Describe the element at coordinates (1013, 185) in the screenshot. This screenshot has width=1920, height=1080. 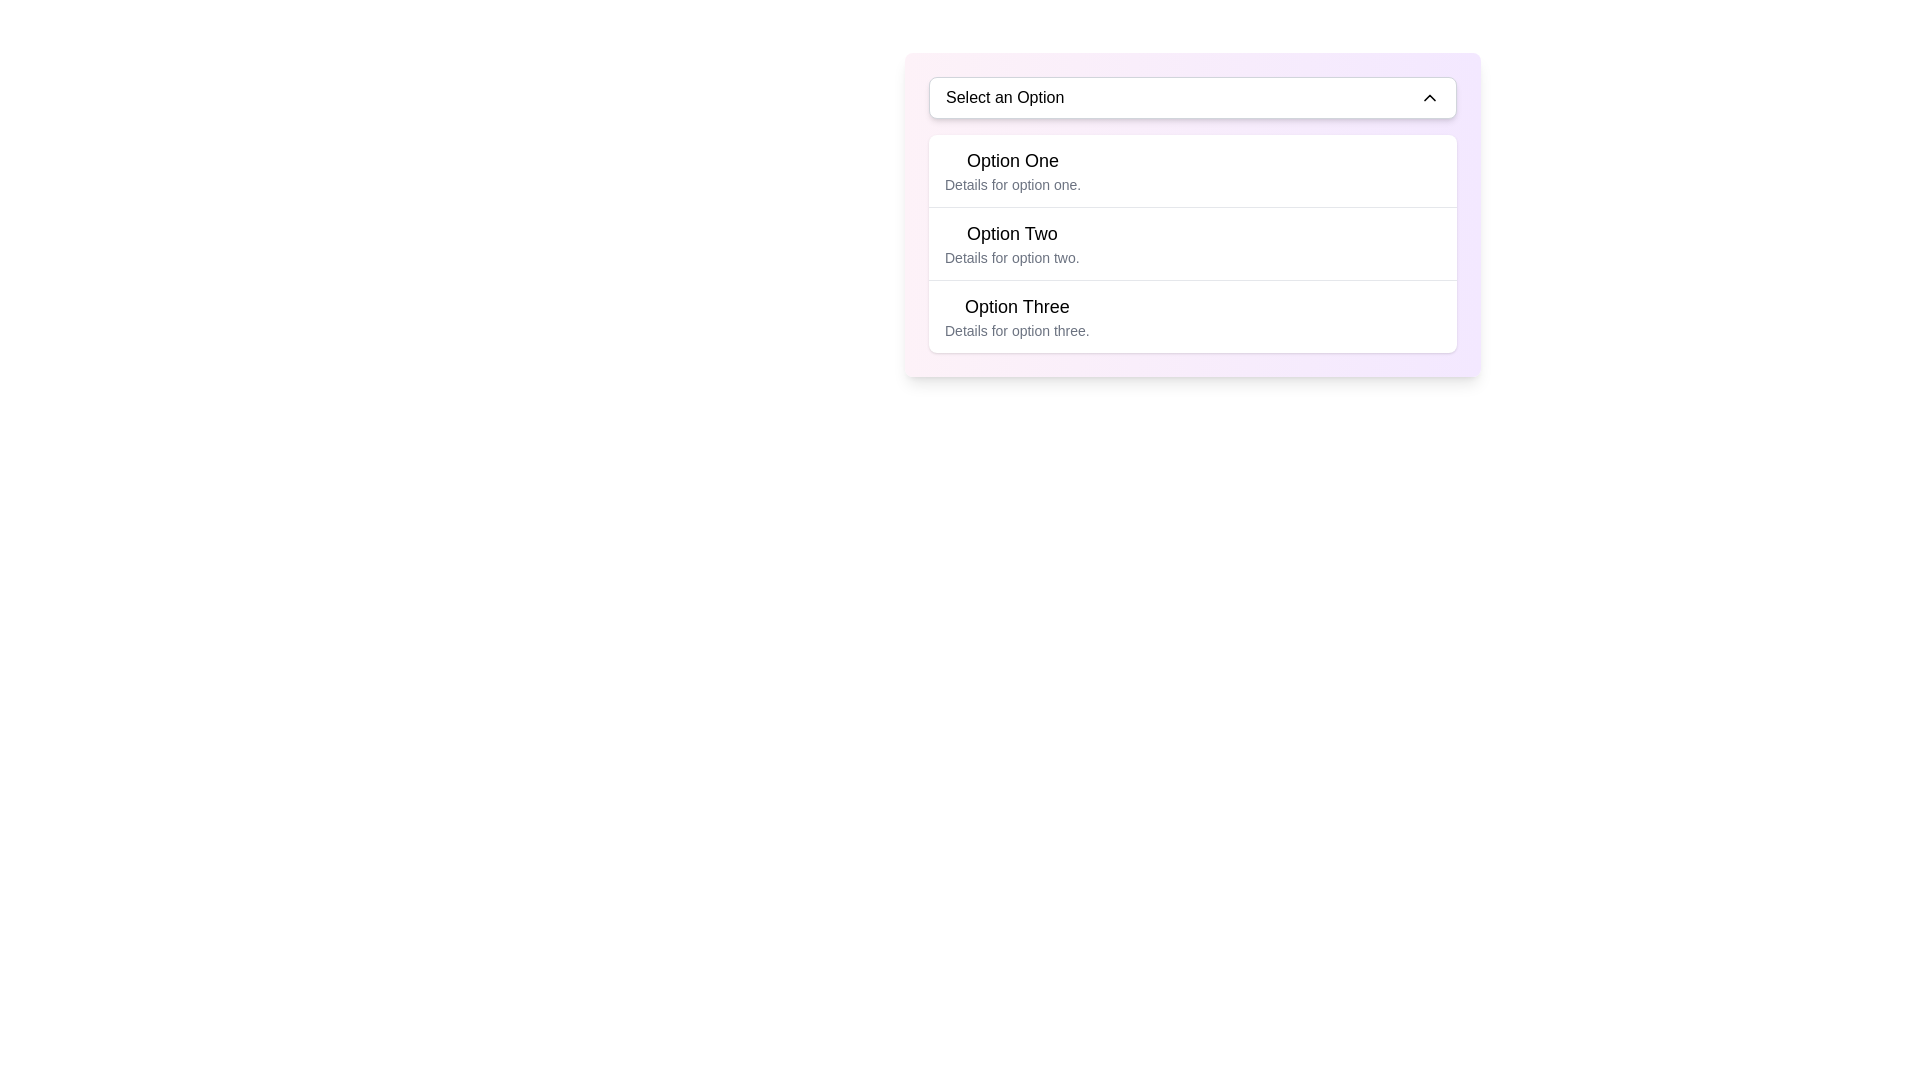
I see `the text label providing additional descriptive information about 'Option One', positioned directly below the bolded header in the dropdown menu` at that location.